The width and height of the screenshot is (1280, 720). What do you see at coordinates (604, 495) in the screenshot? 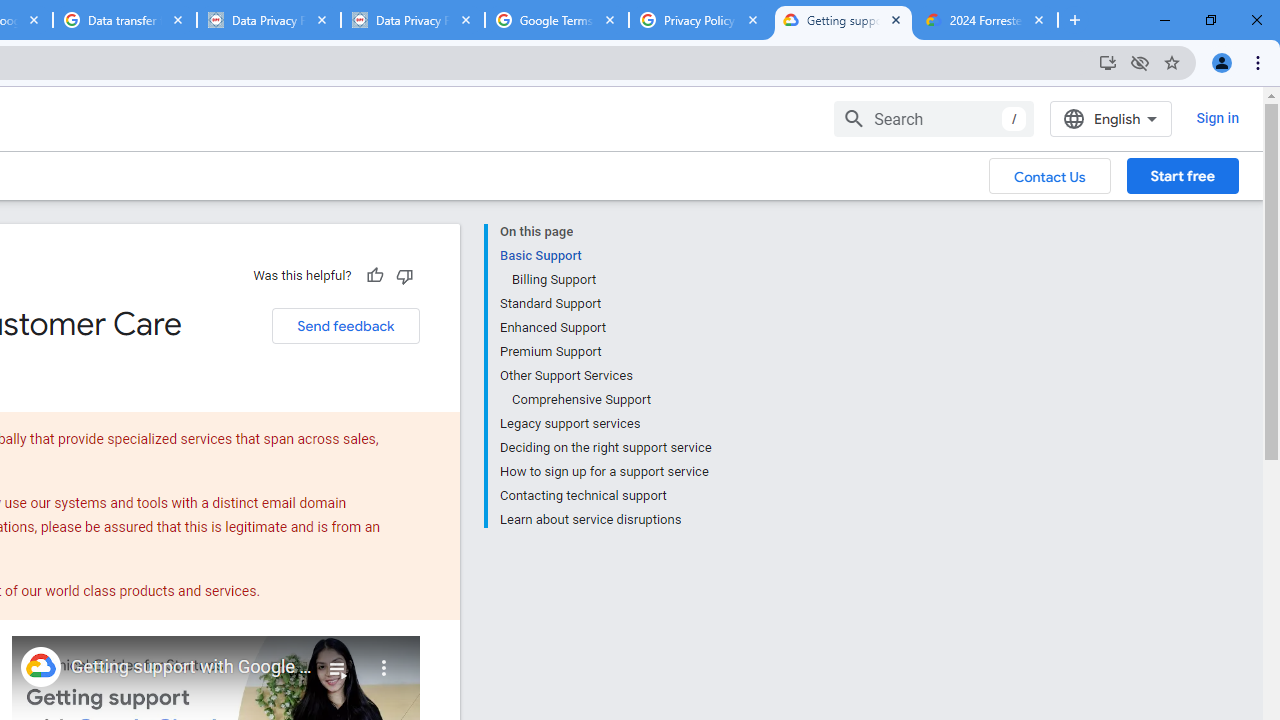
I see `'Contacting technical support'` at bounding box center [604, 495].